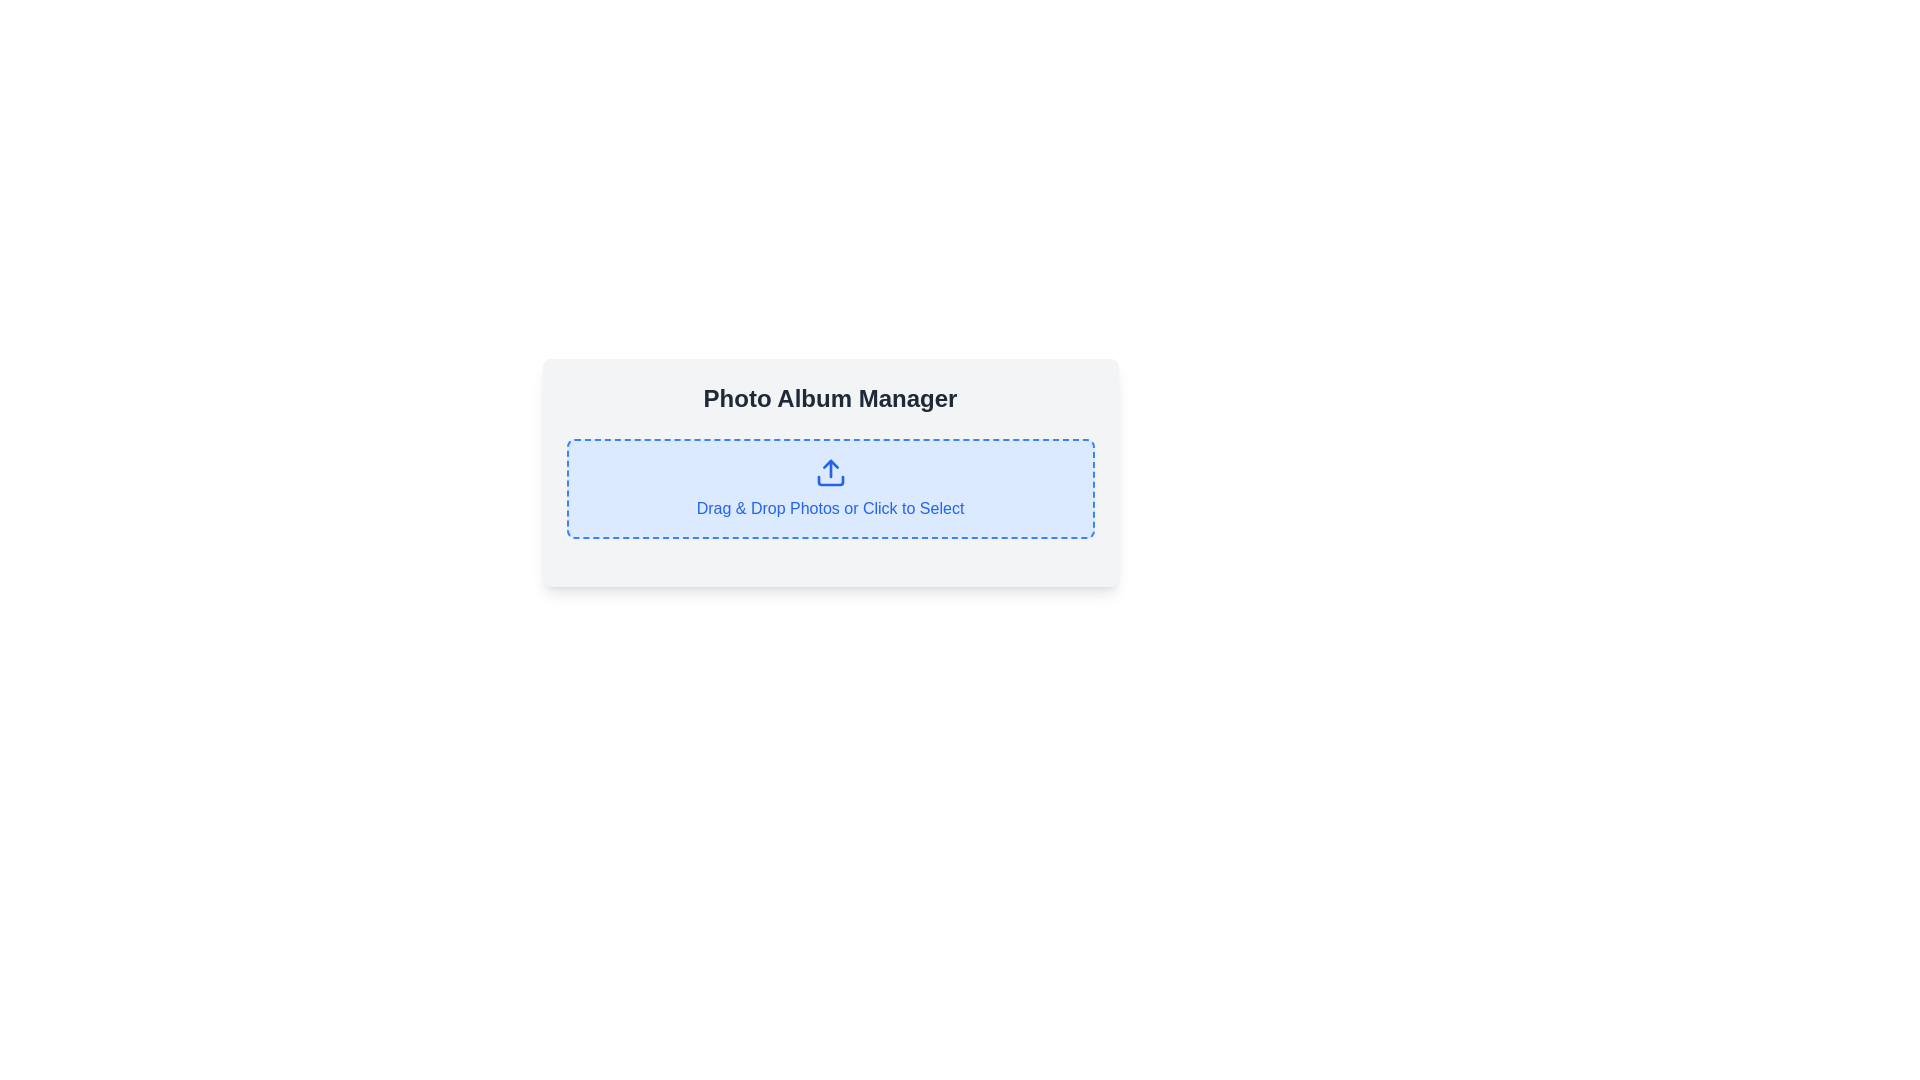 This screenshot has height=1080, width=1920. I want to click on the clickable UI instruction area that features the text 'Drag & Drop Photos or Click to Select' and a blue upload icon, so click(830, 489).